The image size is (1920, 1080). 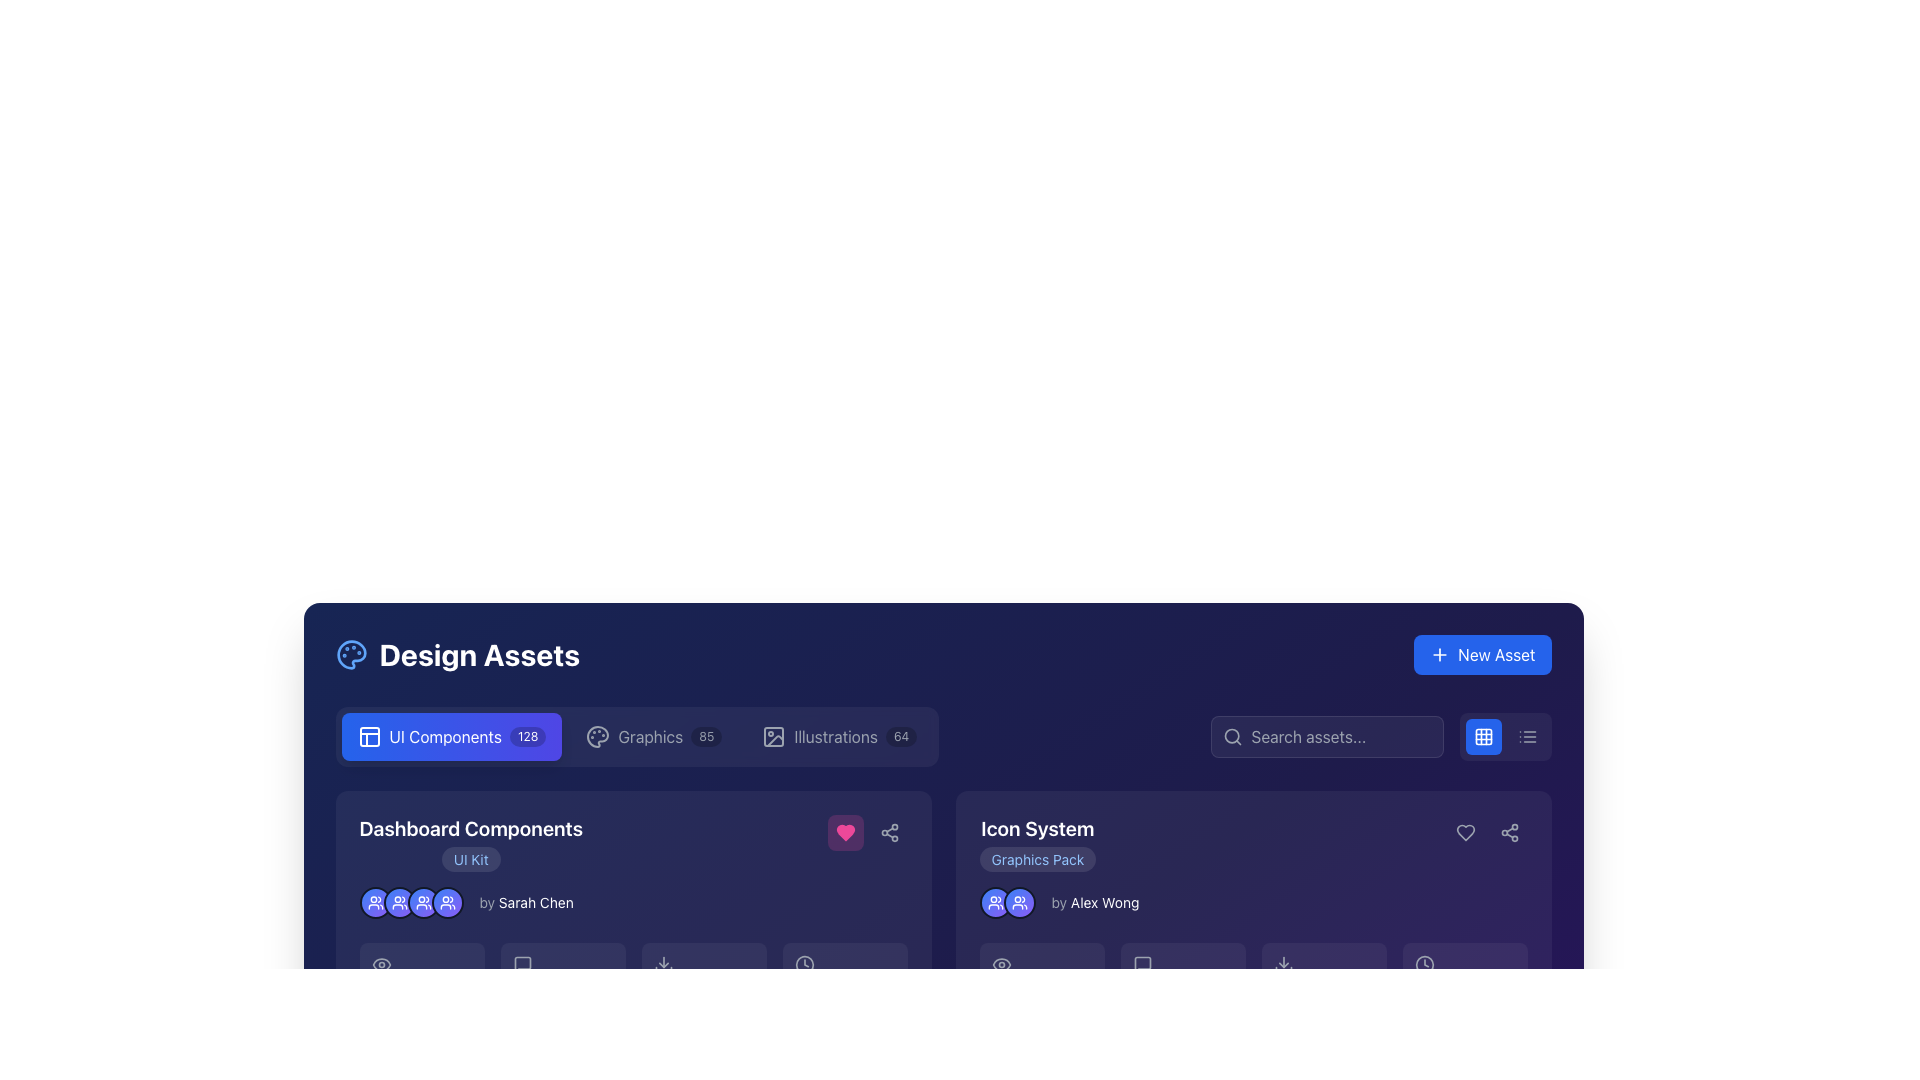 What do you see at coordinates (650, 736) in the screenshot?
I see `the text label displaying 'Graphics' styled in light gray color, located in the horizontal navigation bar on a dark blue background` at bounding box center [650, 736].